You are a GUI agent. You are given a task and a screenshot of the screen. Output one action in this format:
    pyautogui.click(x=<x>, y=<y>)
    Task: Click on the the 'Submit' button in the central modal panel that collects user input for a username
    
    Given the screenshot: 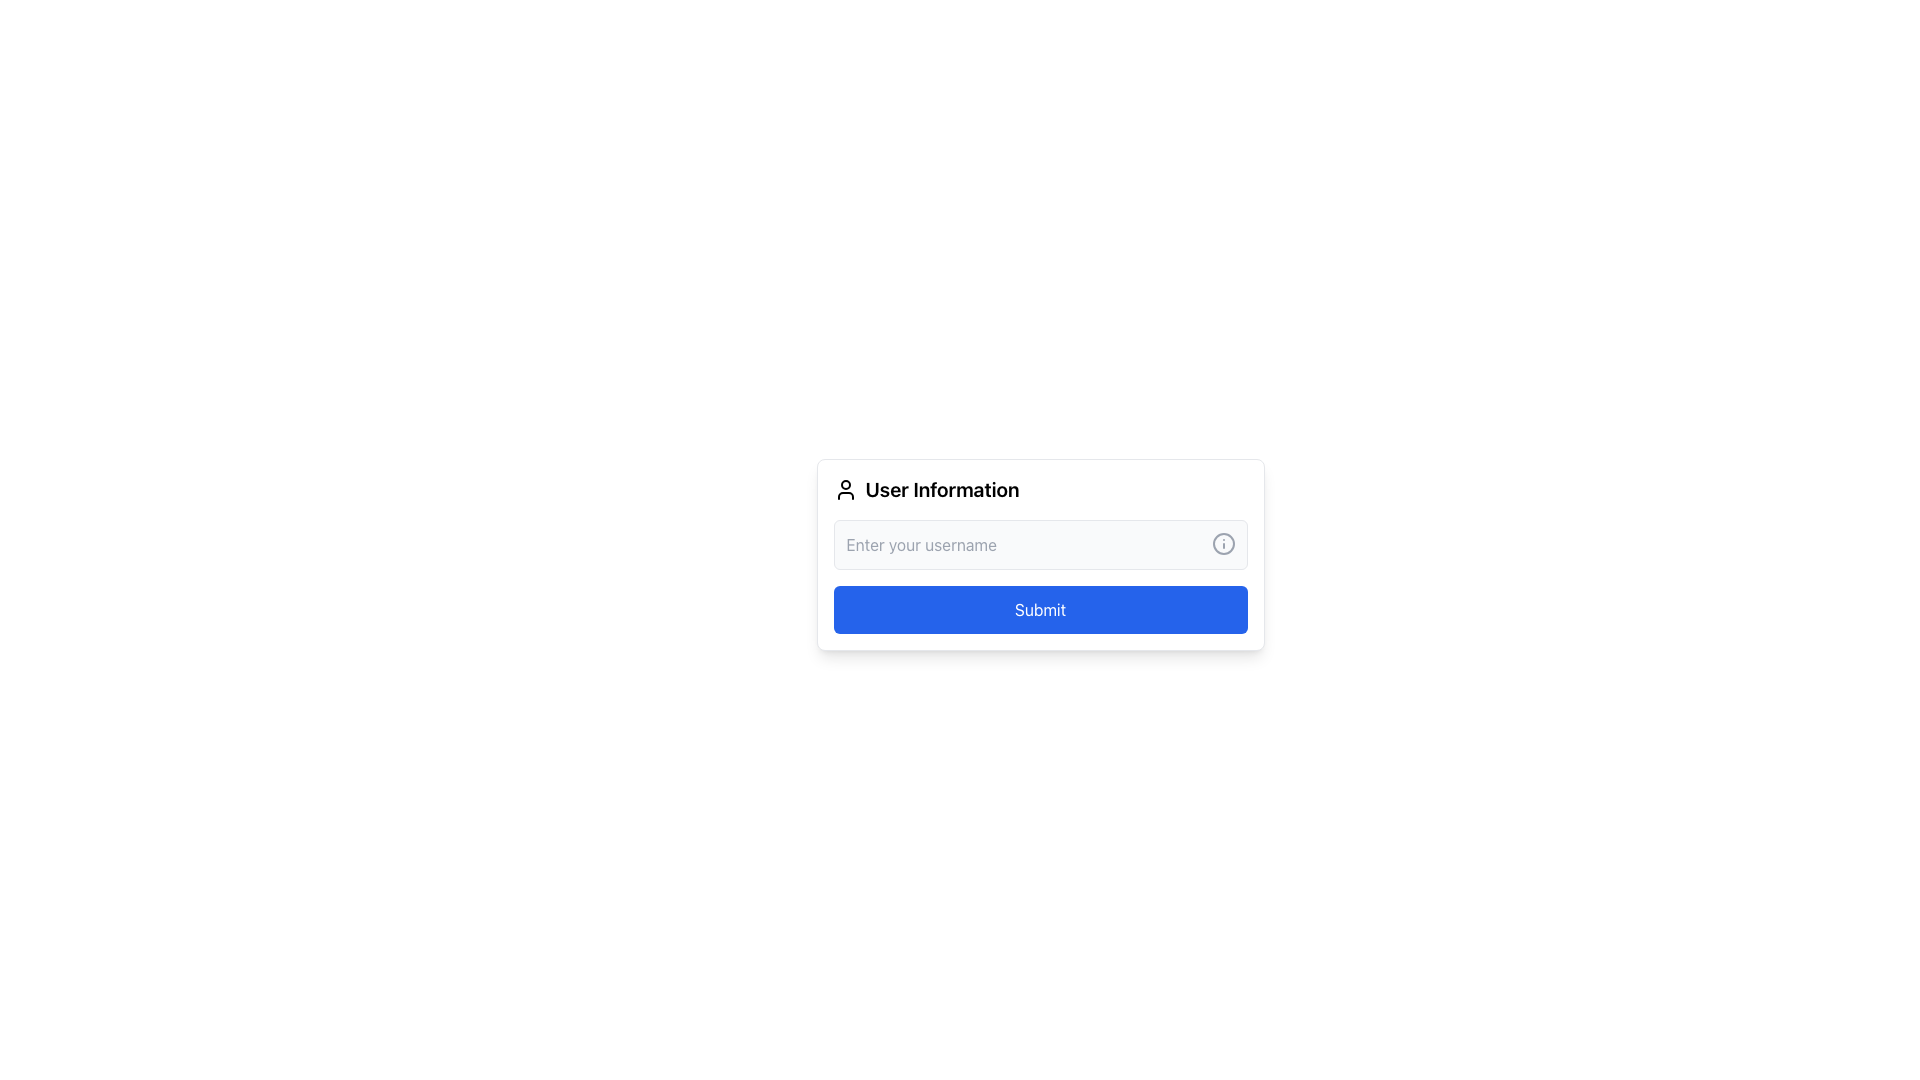 What is the action you would take?
    pyautogui.click(x=1040, y=651)
    